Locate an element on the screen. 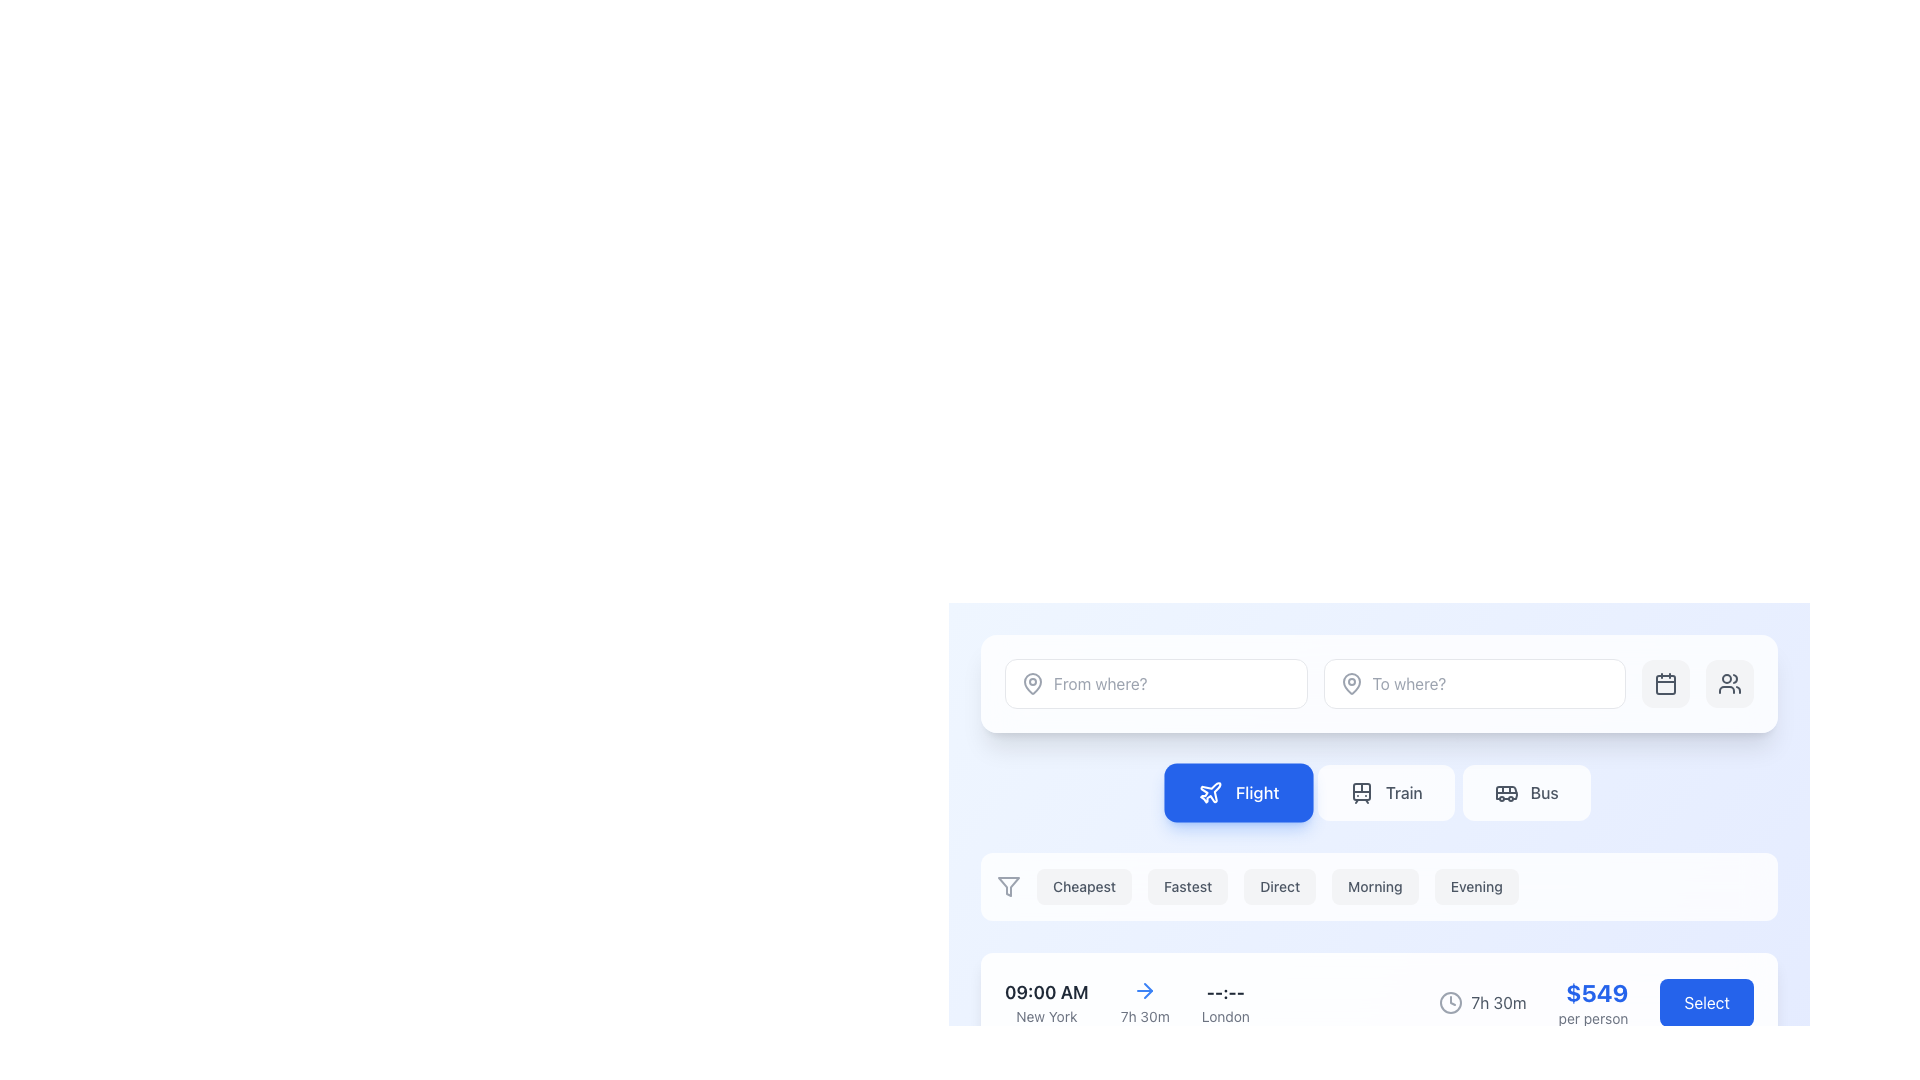 The image size is (1920, 1080). bold text label displaying '09:00 AM' which indicates the departure time in the travel booking interface is located at coordinates (1045, 992).